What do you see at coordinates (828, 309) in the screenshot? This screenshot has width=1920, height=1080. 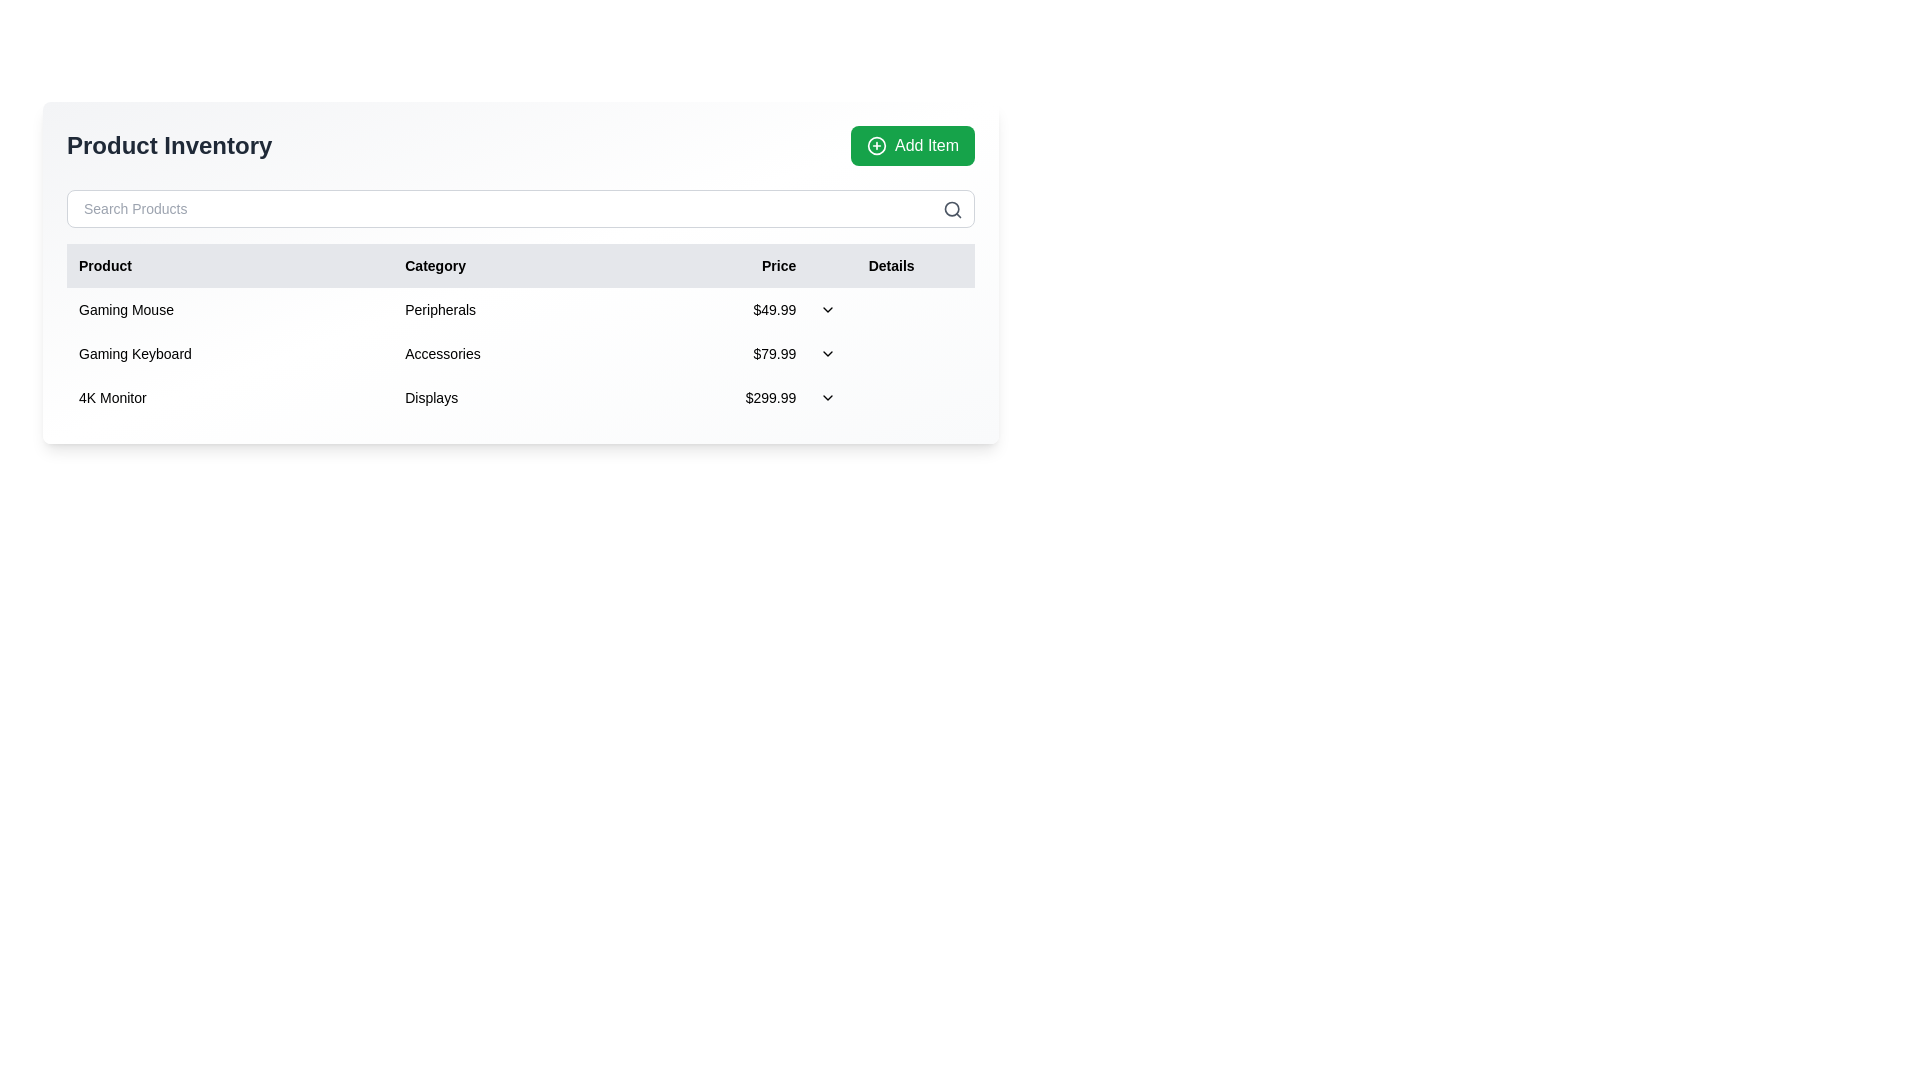 I see `the Dropdown icon in the 'Details' column of the first row of the product table` at bounding box center [828, 309].